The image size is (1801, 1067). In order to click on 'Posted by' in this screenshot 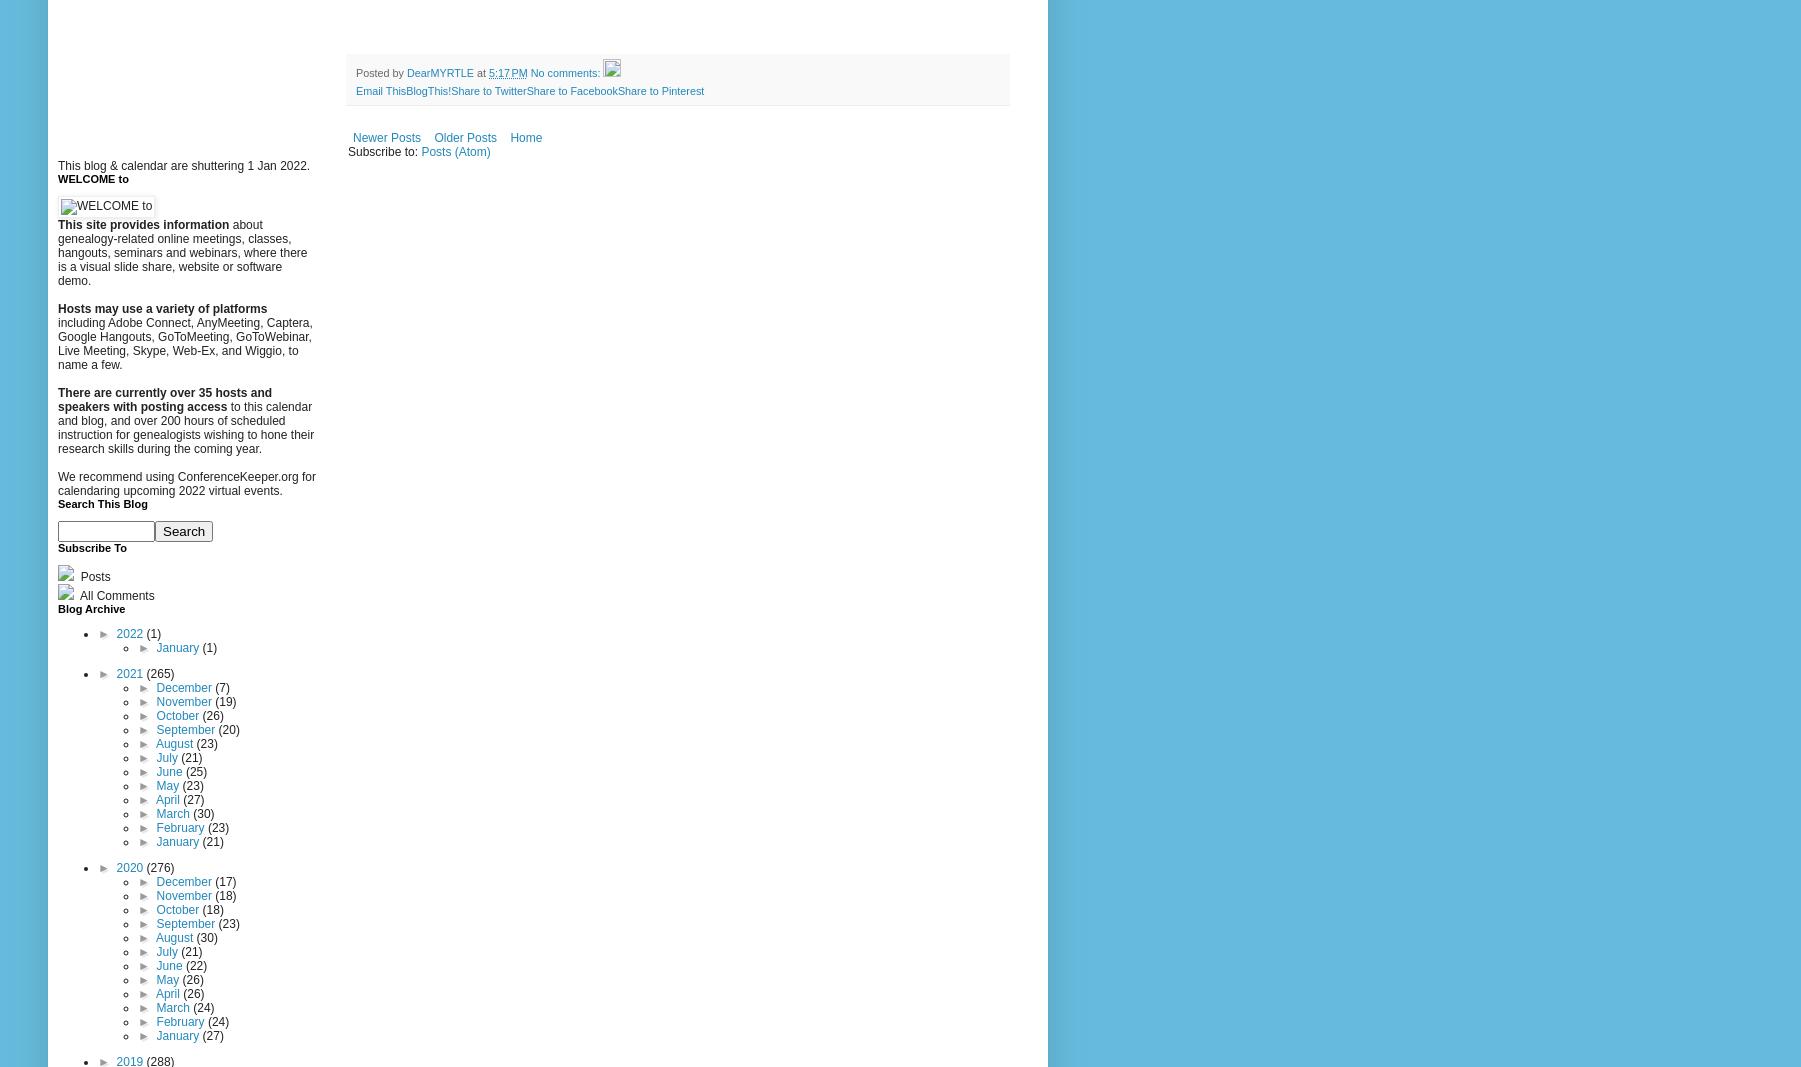, I will do `click(381, 71)`.